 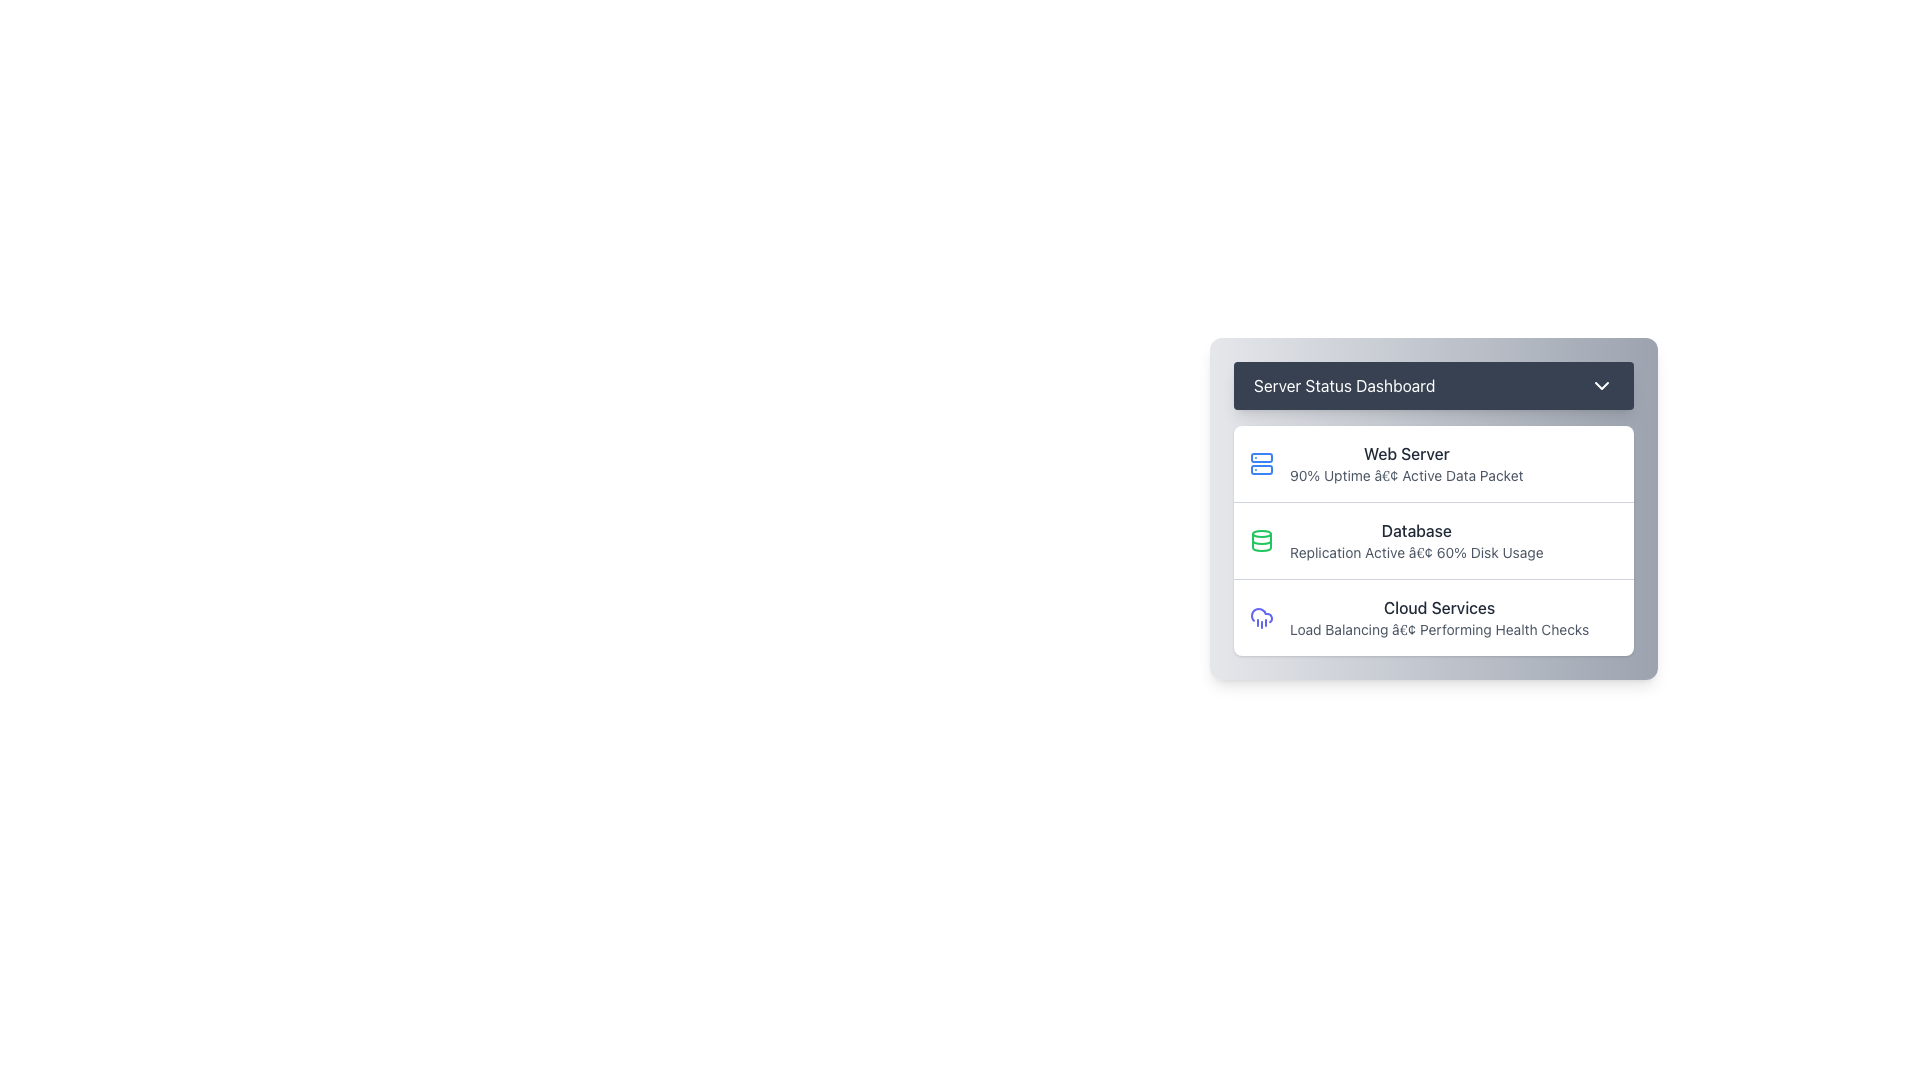 What do you see at coordinates (1438, 616) in the screenshot?
I see `the 'Cloud Services' label which shows 'Load Balancing • Performing Health Checks' and is the third item in the vertical list of the 'Server Status Dashboard' card` at bounding box center [1438, 616].